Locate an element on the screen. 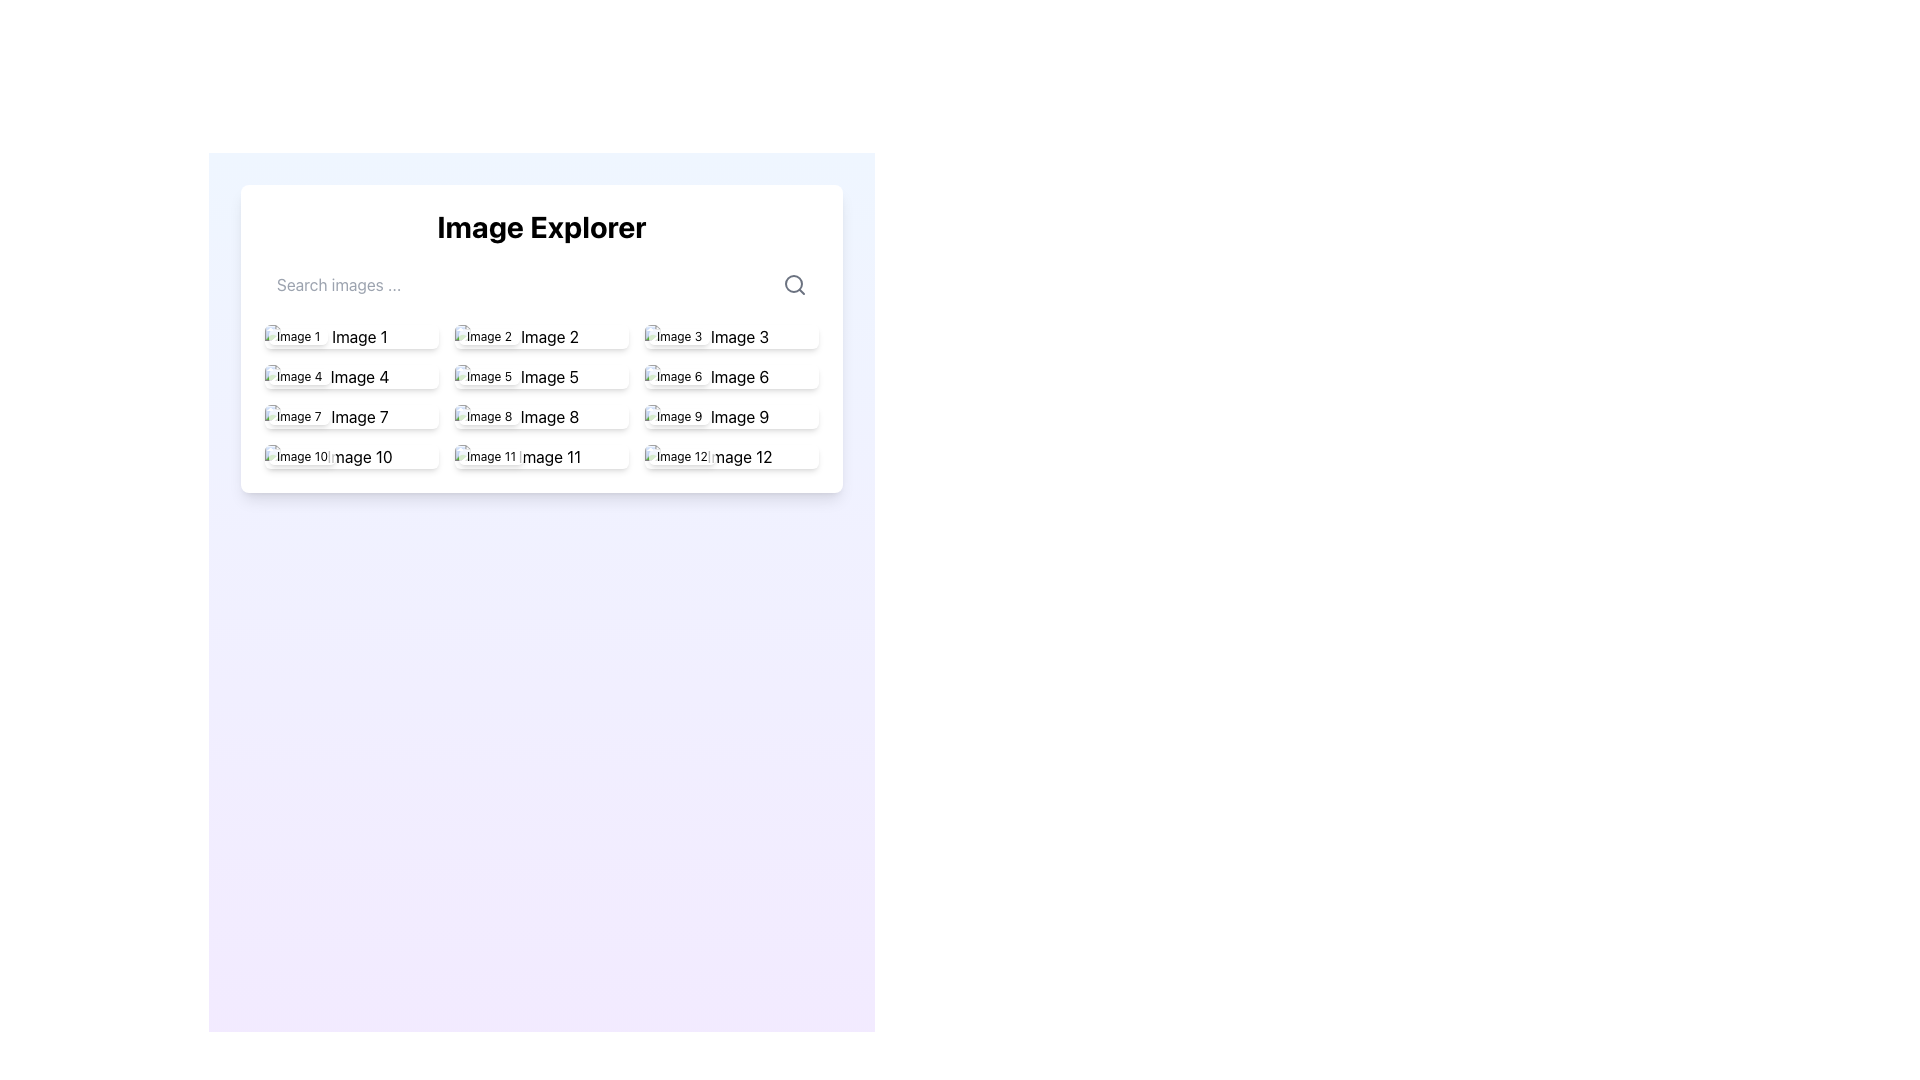  the text label located at the bottom-left corner of the thumbnail for 'Image 3' in the first row, third column of the grid layout is located at coordinates (679, 335).